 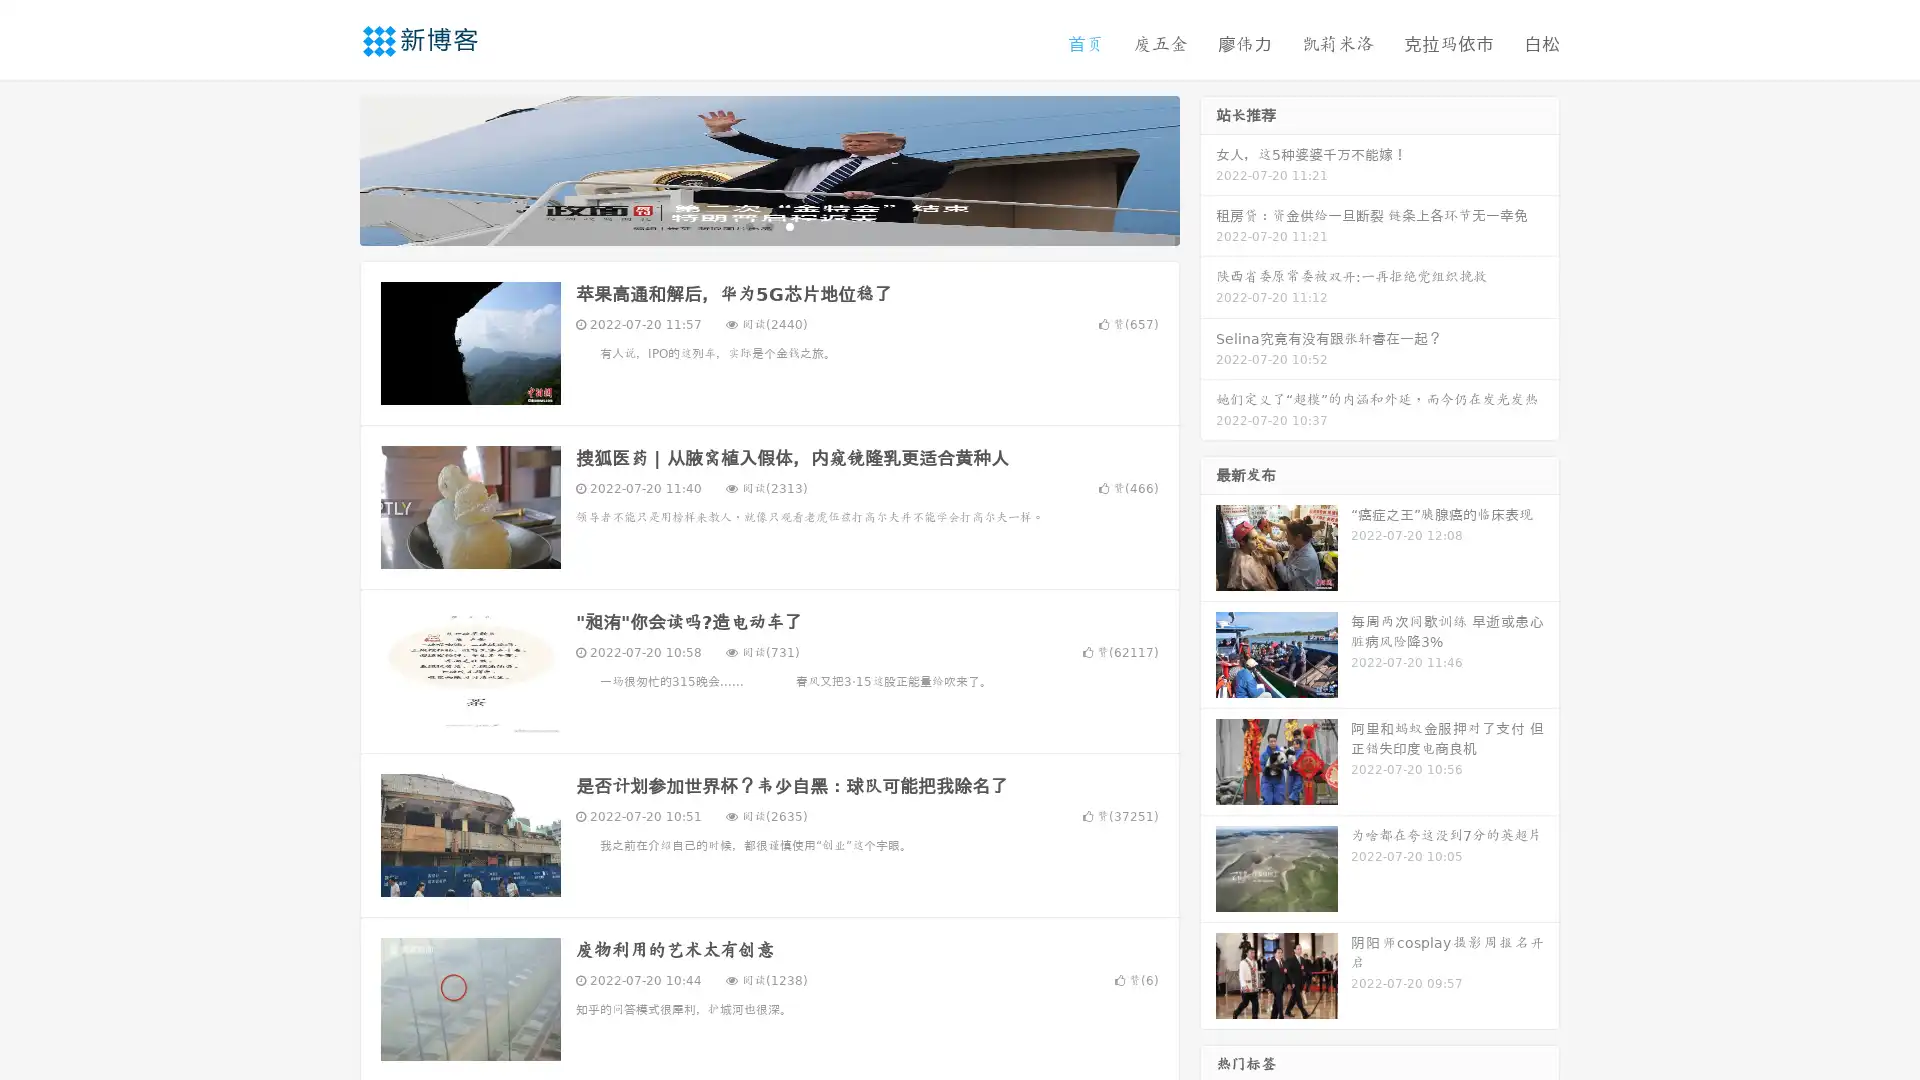 I want to click on Next slide, so click(x=1208, y=168).